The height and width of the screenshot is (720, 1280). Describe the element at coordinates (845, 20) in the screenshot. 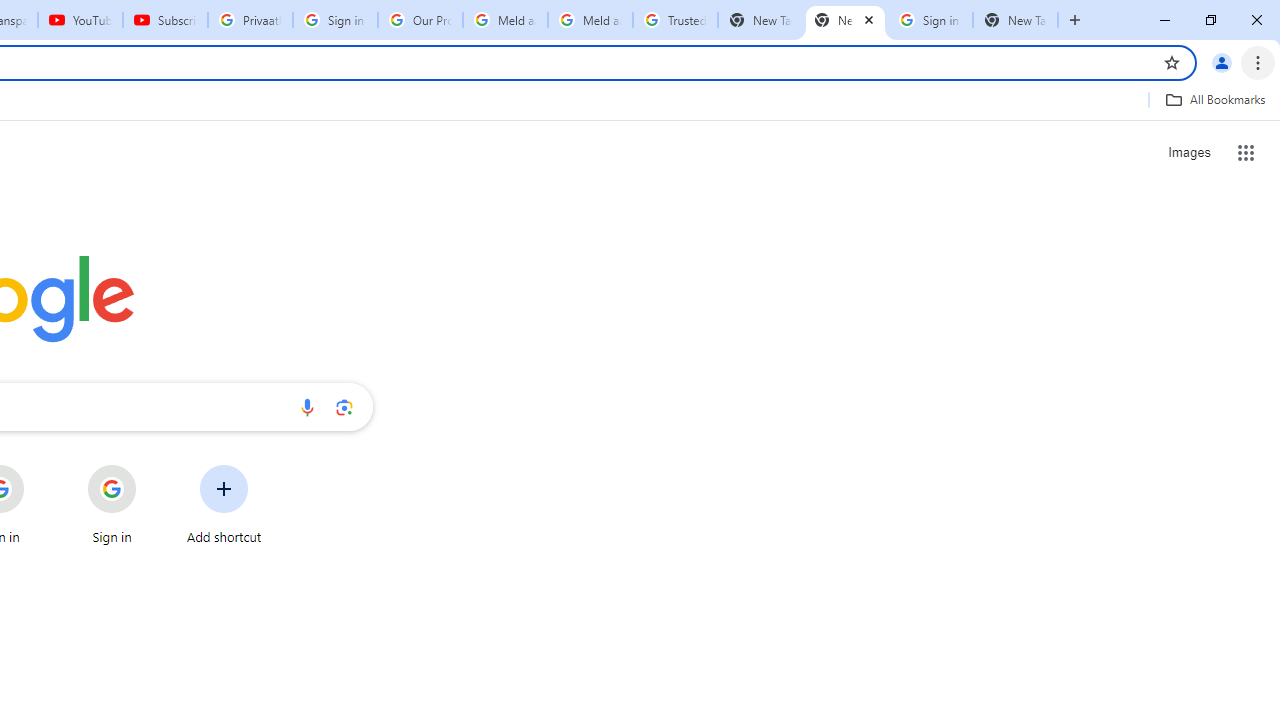

I see `'New Tab'` at that location.